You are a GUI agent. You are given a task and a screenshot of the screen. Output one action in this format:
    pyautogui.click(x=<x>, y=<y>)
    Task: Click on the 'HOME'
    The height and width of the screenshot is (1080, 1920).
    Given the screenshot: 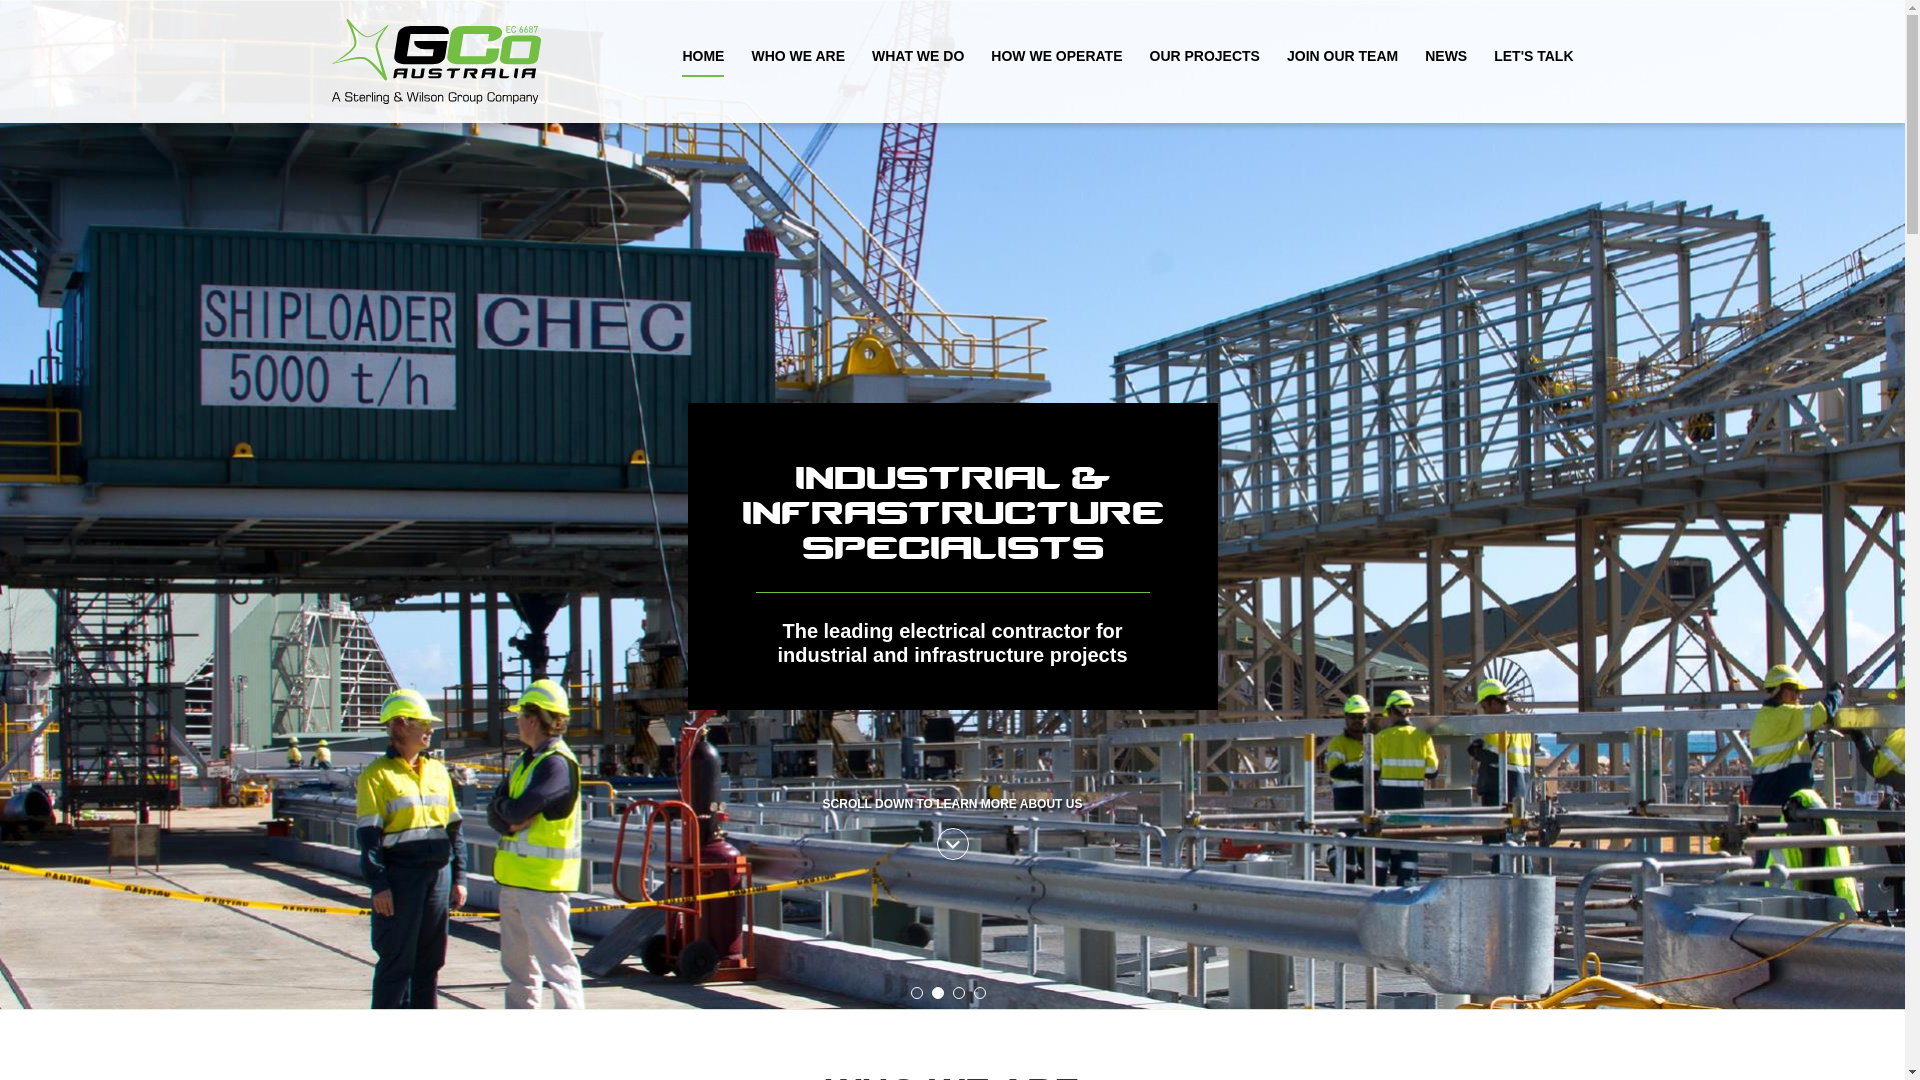 What is the action you would take?
    pyautogui.click(x=702, y=56)
    